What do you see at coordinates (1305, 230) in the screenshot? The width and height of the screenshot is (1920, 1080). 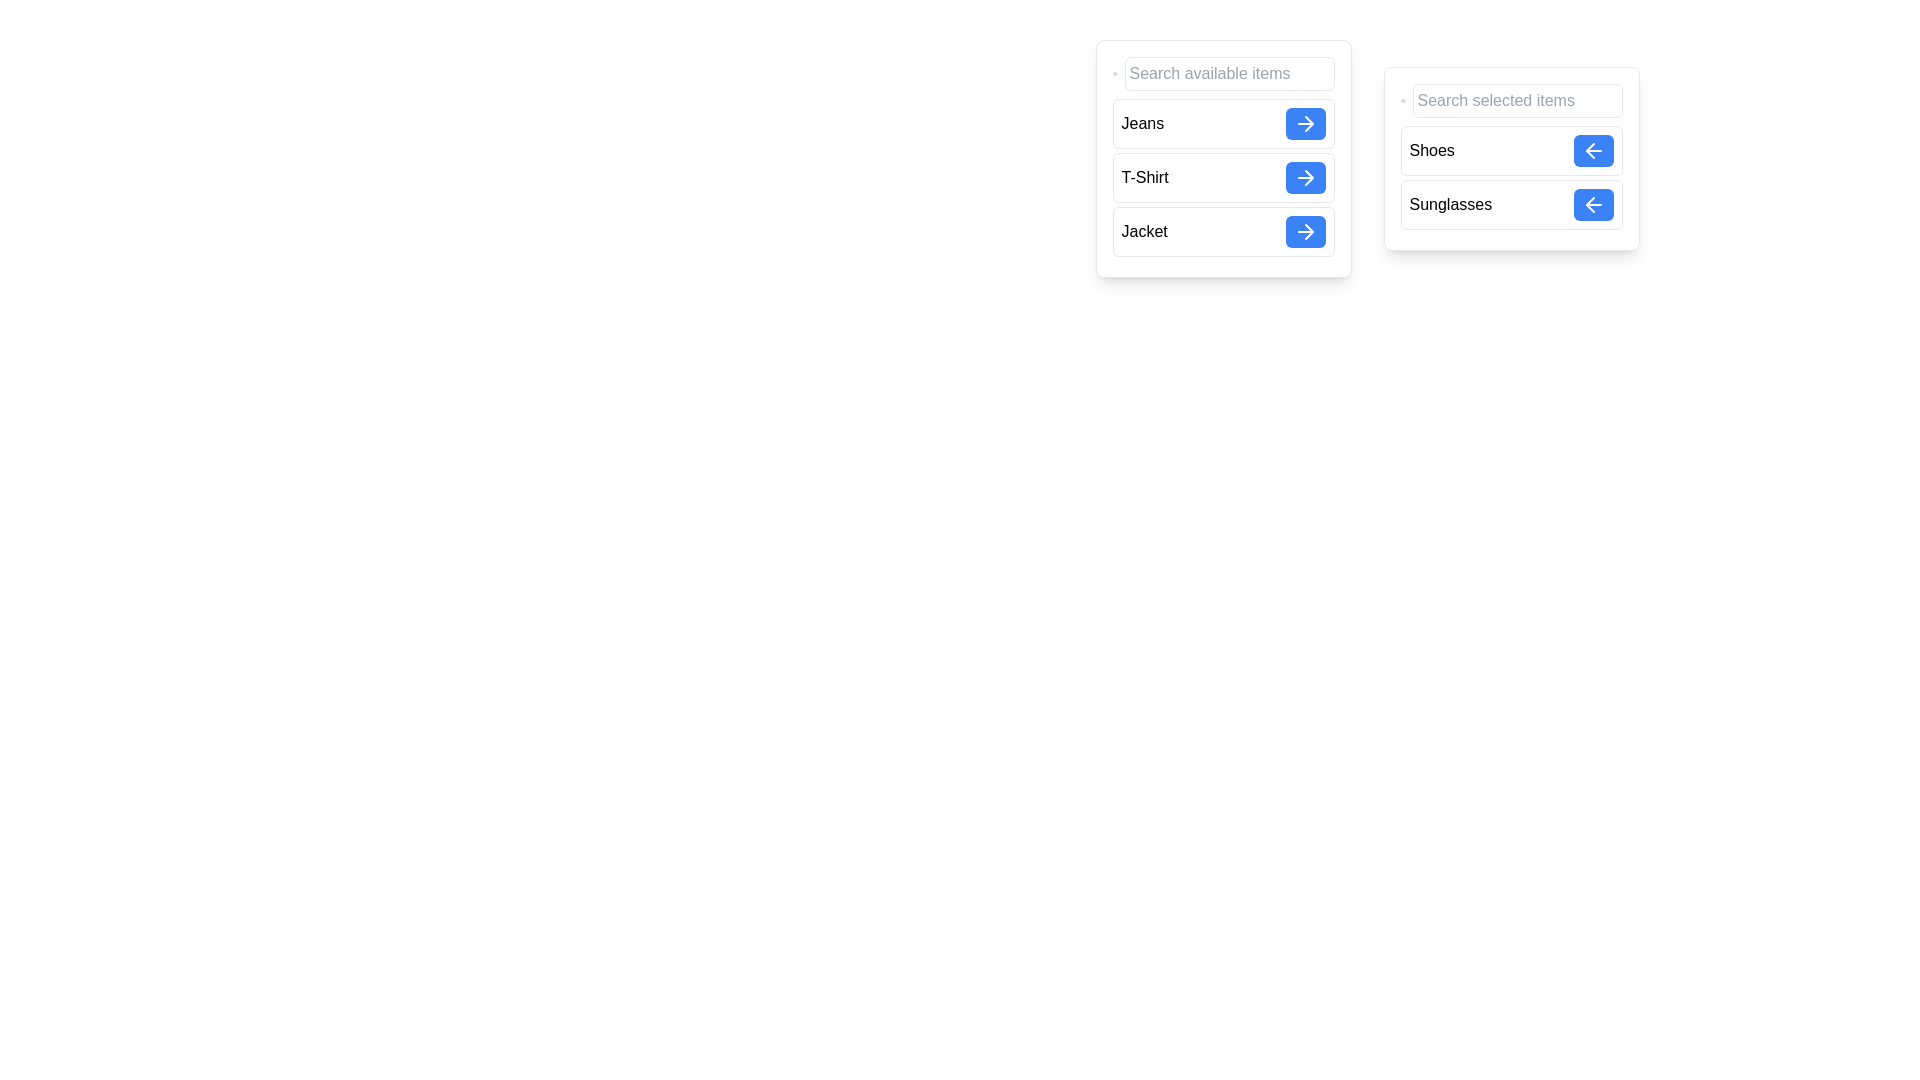 I see `the blue rectangular button with rounded corners, featuring a white arrow pointing to the right, located below buttons for 'Jeans' and 'T-Shirt' in the left panel associated with the text 'Jacket'` at bounding box center [1305, 230].